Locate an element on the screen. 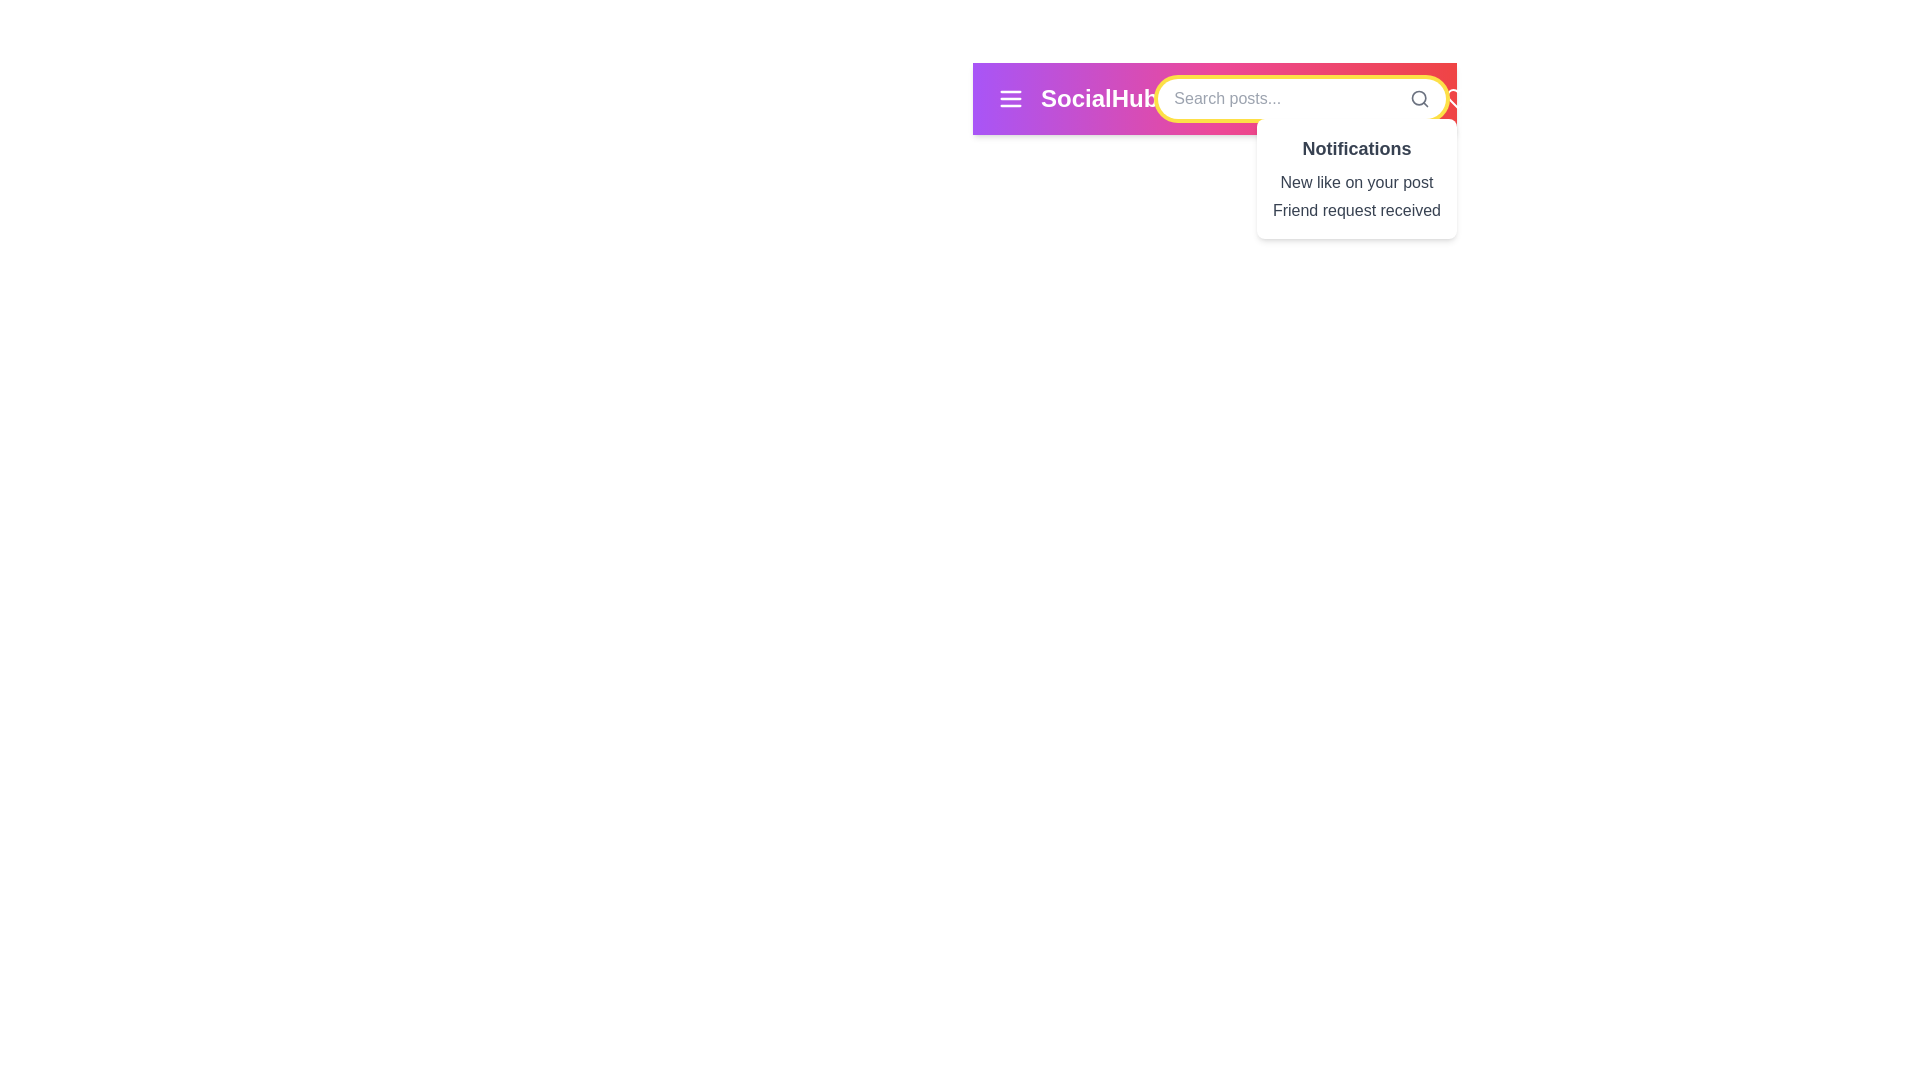  the menu button to open the menu is located at coordinates (1011, 99).